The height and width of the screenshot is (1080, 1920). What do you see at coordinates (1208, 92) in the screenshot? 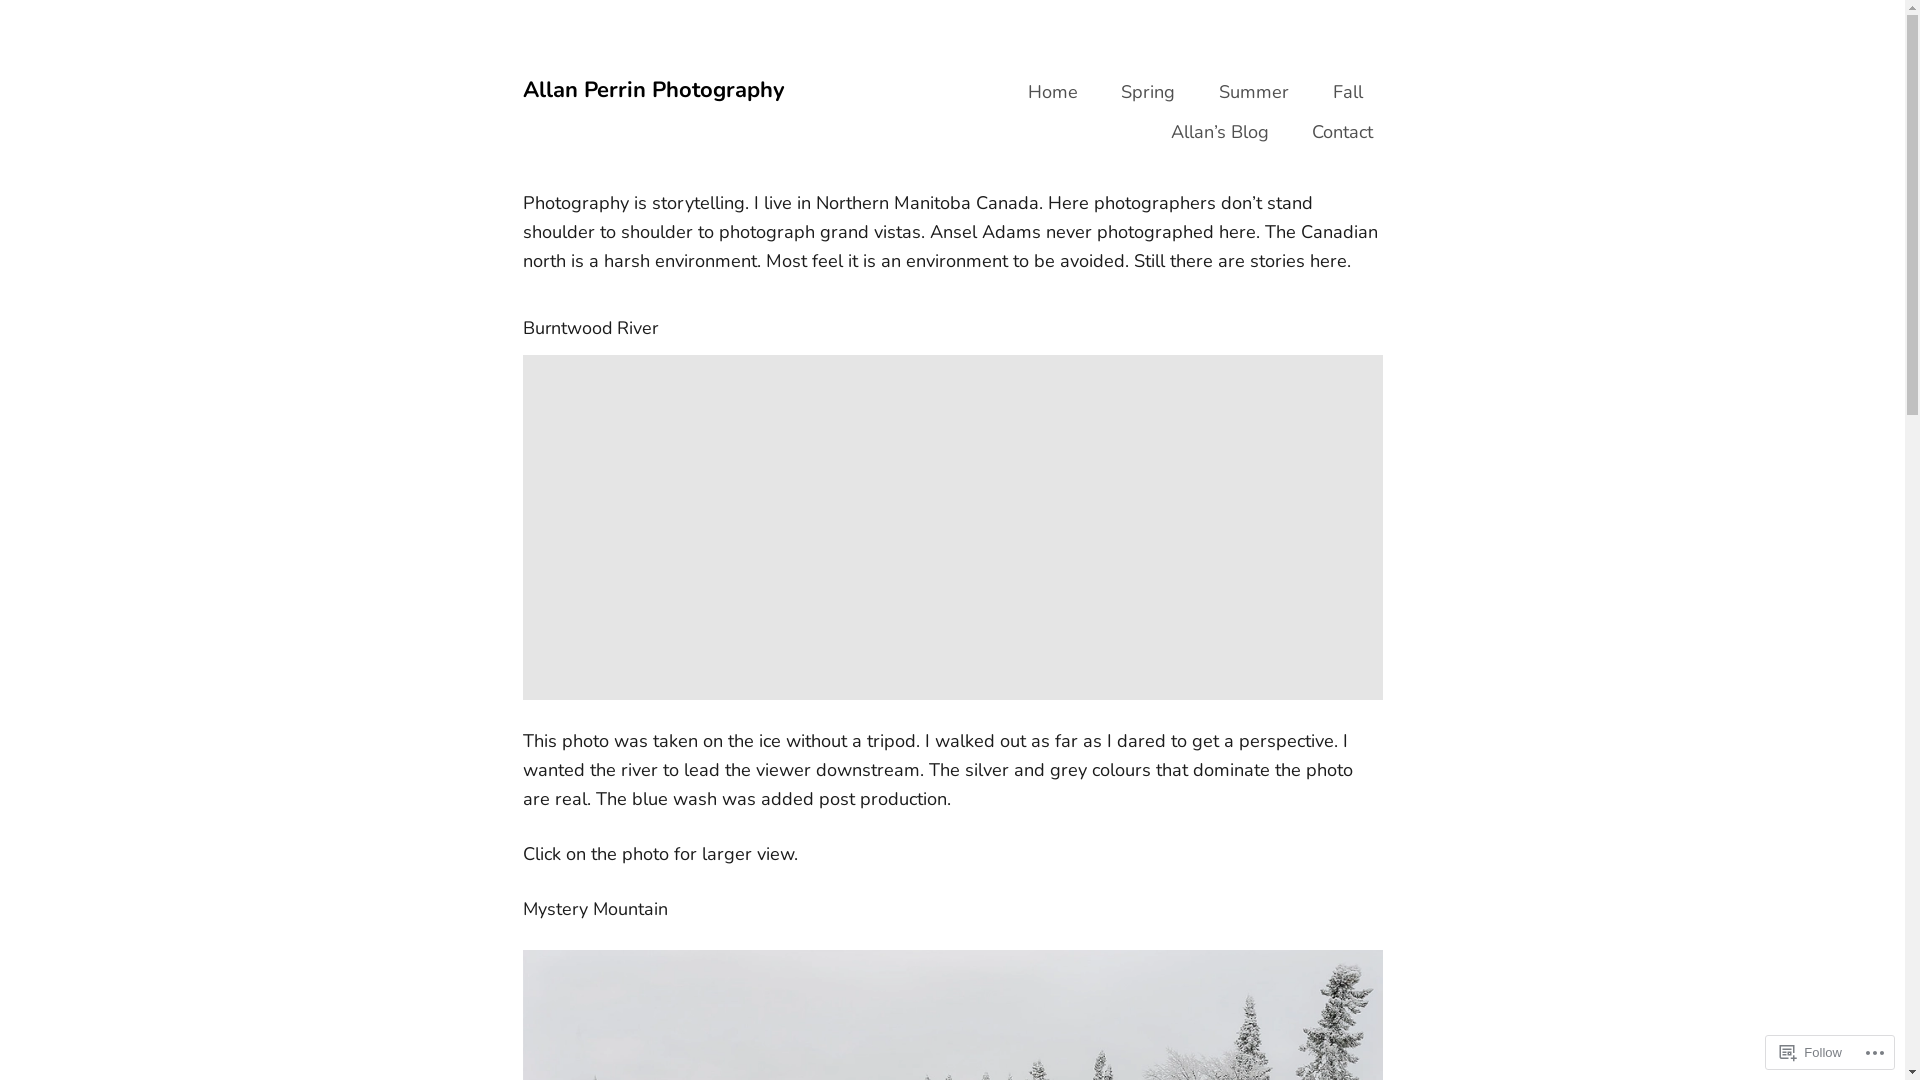
I see `'Summer'` at bounding box center [1208, 92].